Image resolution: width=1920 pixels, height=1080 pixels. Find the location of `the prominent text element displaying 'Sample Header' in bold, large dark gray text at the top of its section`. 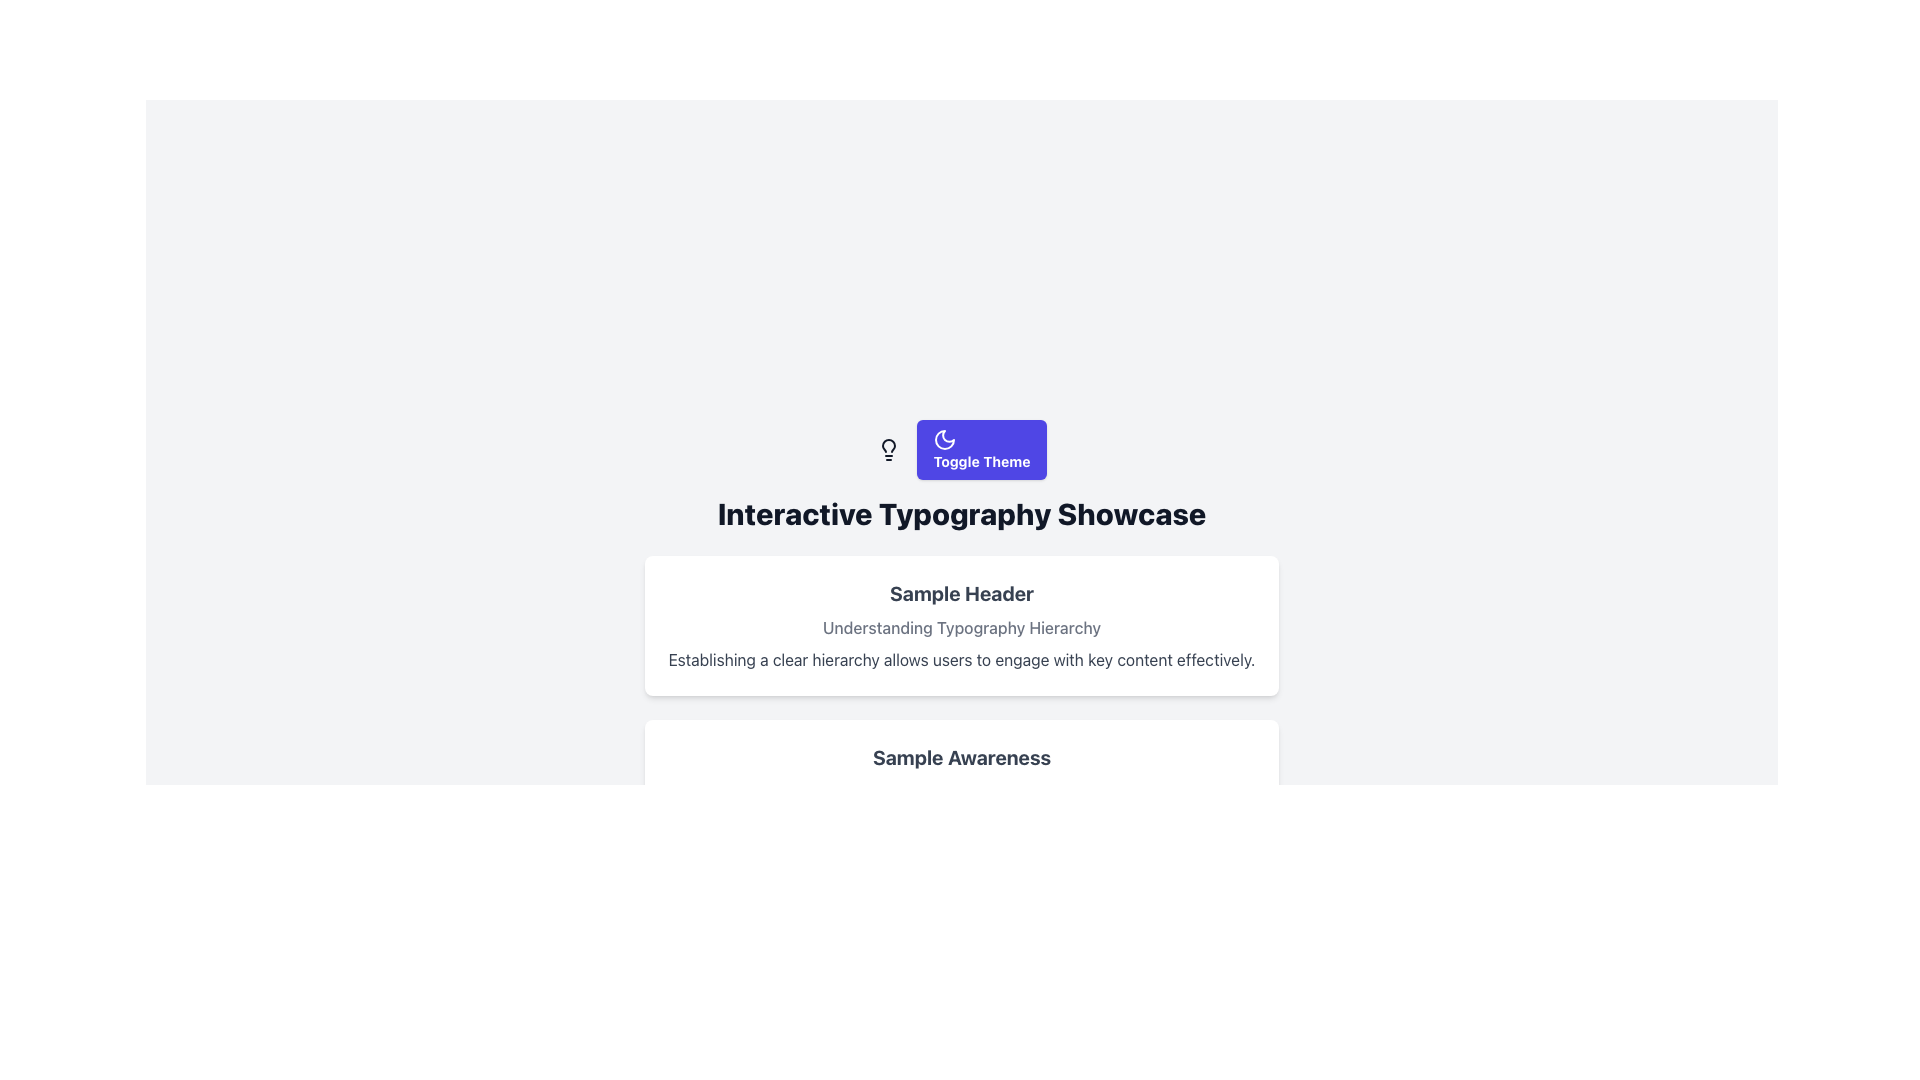

the prominent text element displaying 'Sample Header' in bold, large dark gray text at the top of its section is located at coordinates (961, 593).